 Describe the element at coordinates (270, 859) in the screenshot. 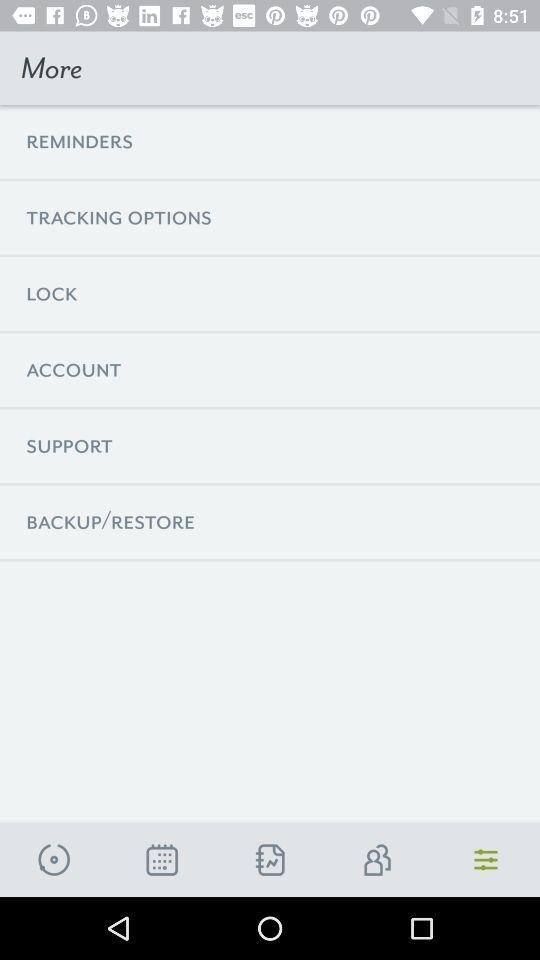

I see `open notes` at that location.